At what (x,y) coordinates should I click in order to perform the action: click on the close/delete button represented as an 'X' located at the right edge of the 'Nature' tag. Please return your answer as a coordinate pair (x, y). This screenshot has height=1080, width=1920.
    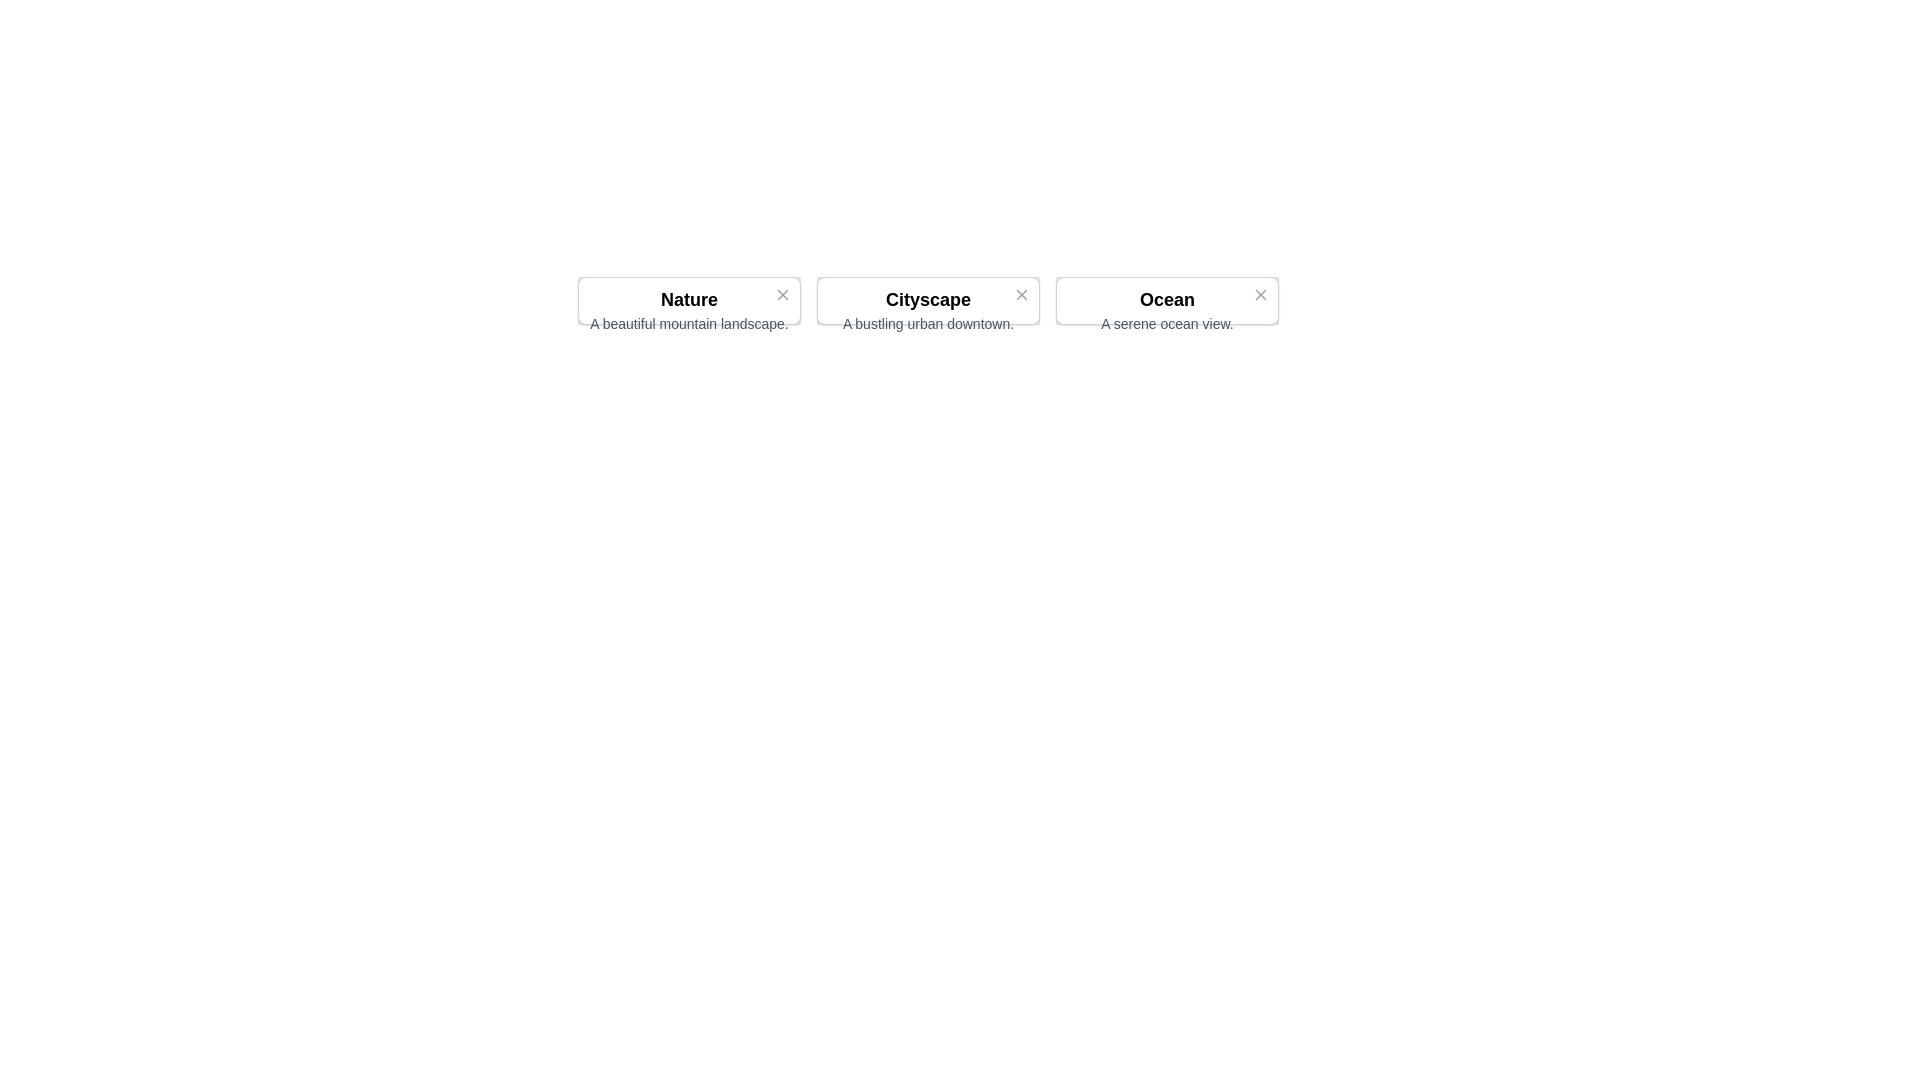
    Looking at the image, I should click on (781, 294).